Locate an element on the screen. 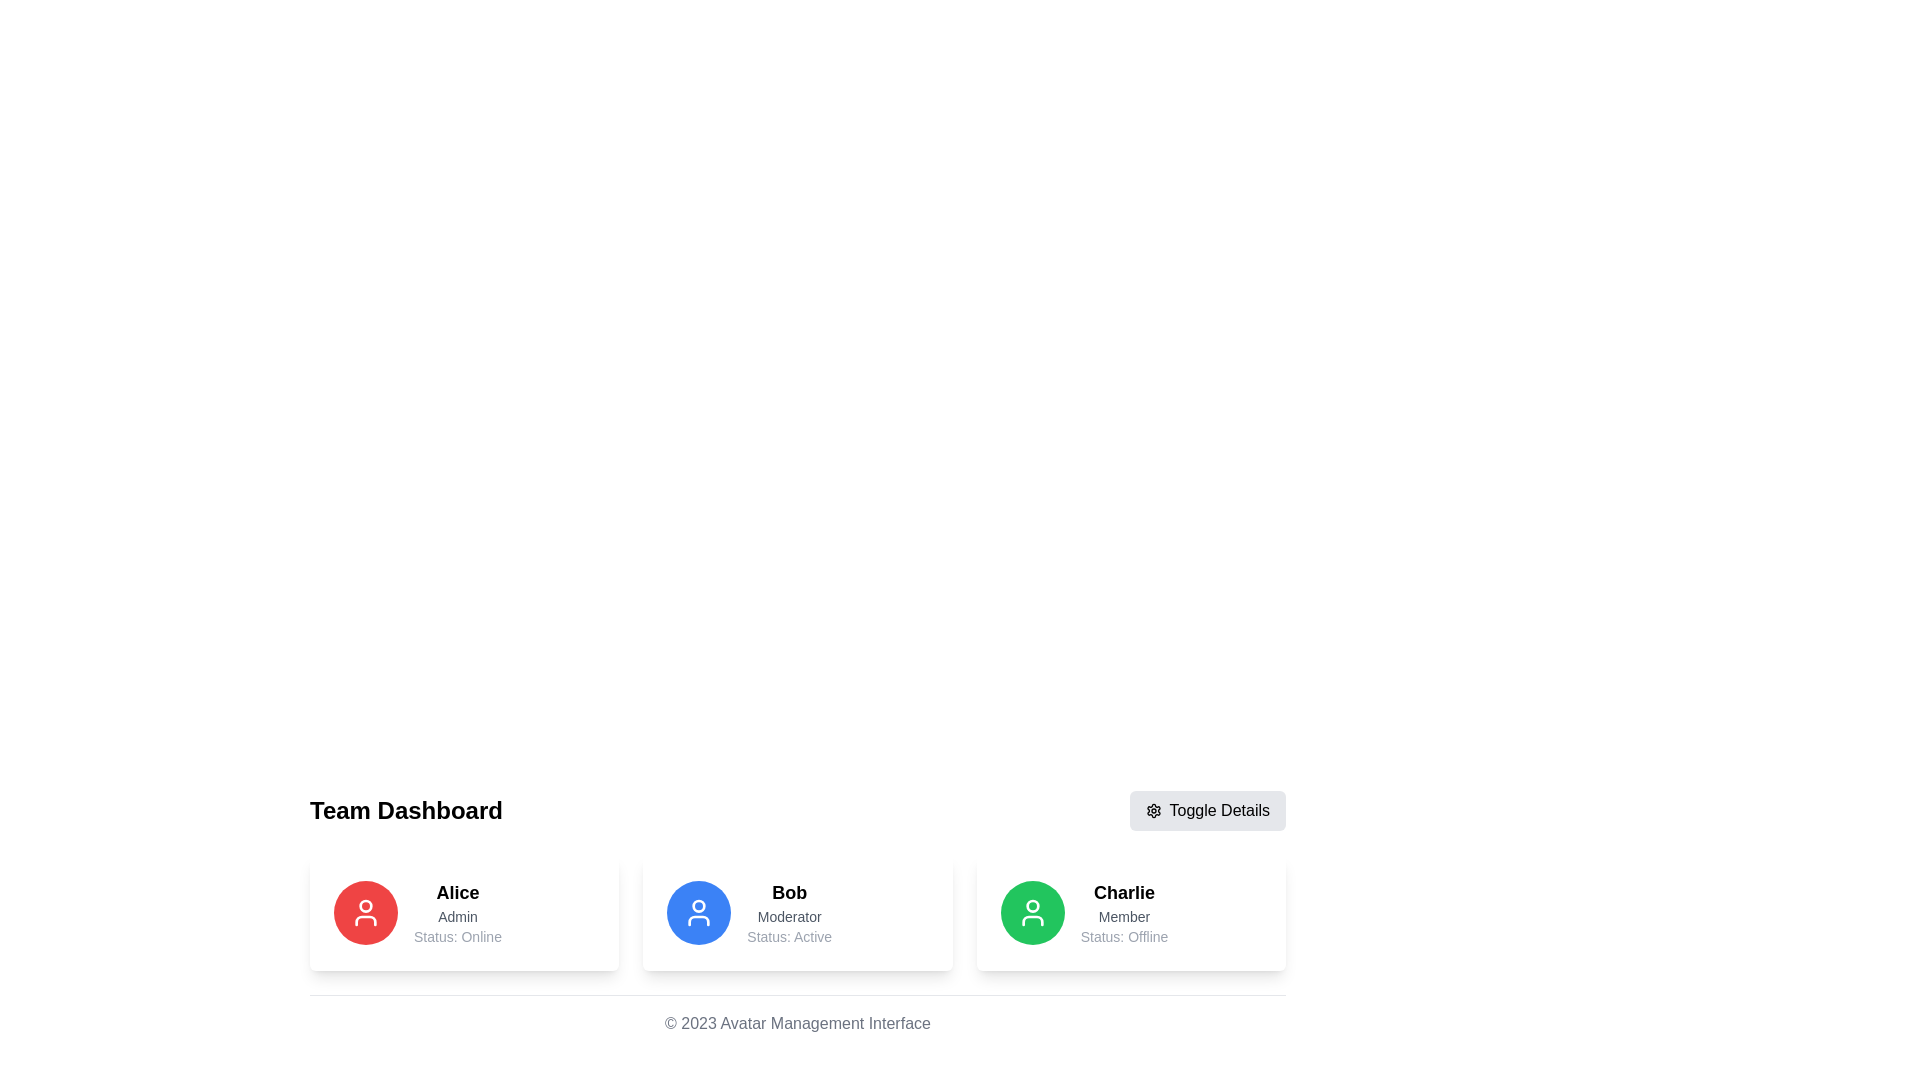 The width and height of the screenshot is (1920, 1080). the text element that identifies the user as 'Bob' located in the second card of a horizontal trio arrangement, above 'Moderator' and 'Status: Active.' is located at coordinates (788, 892).